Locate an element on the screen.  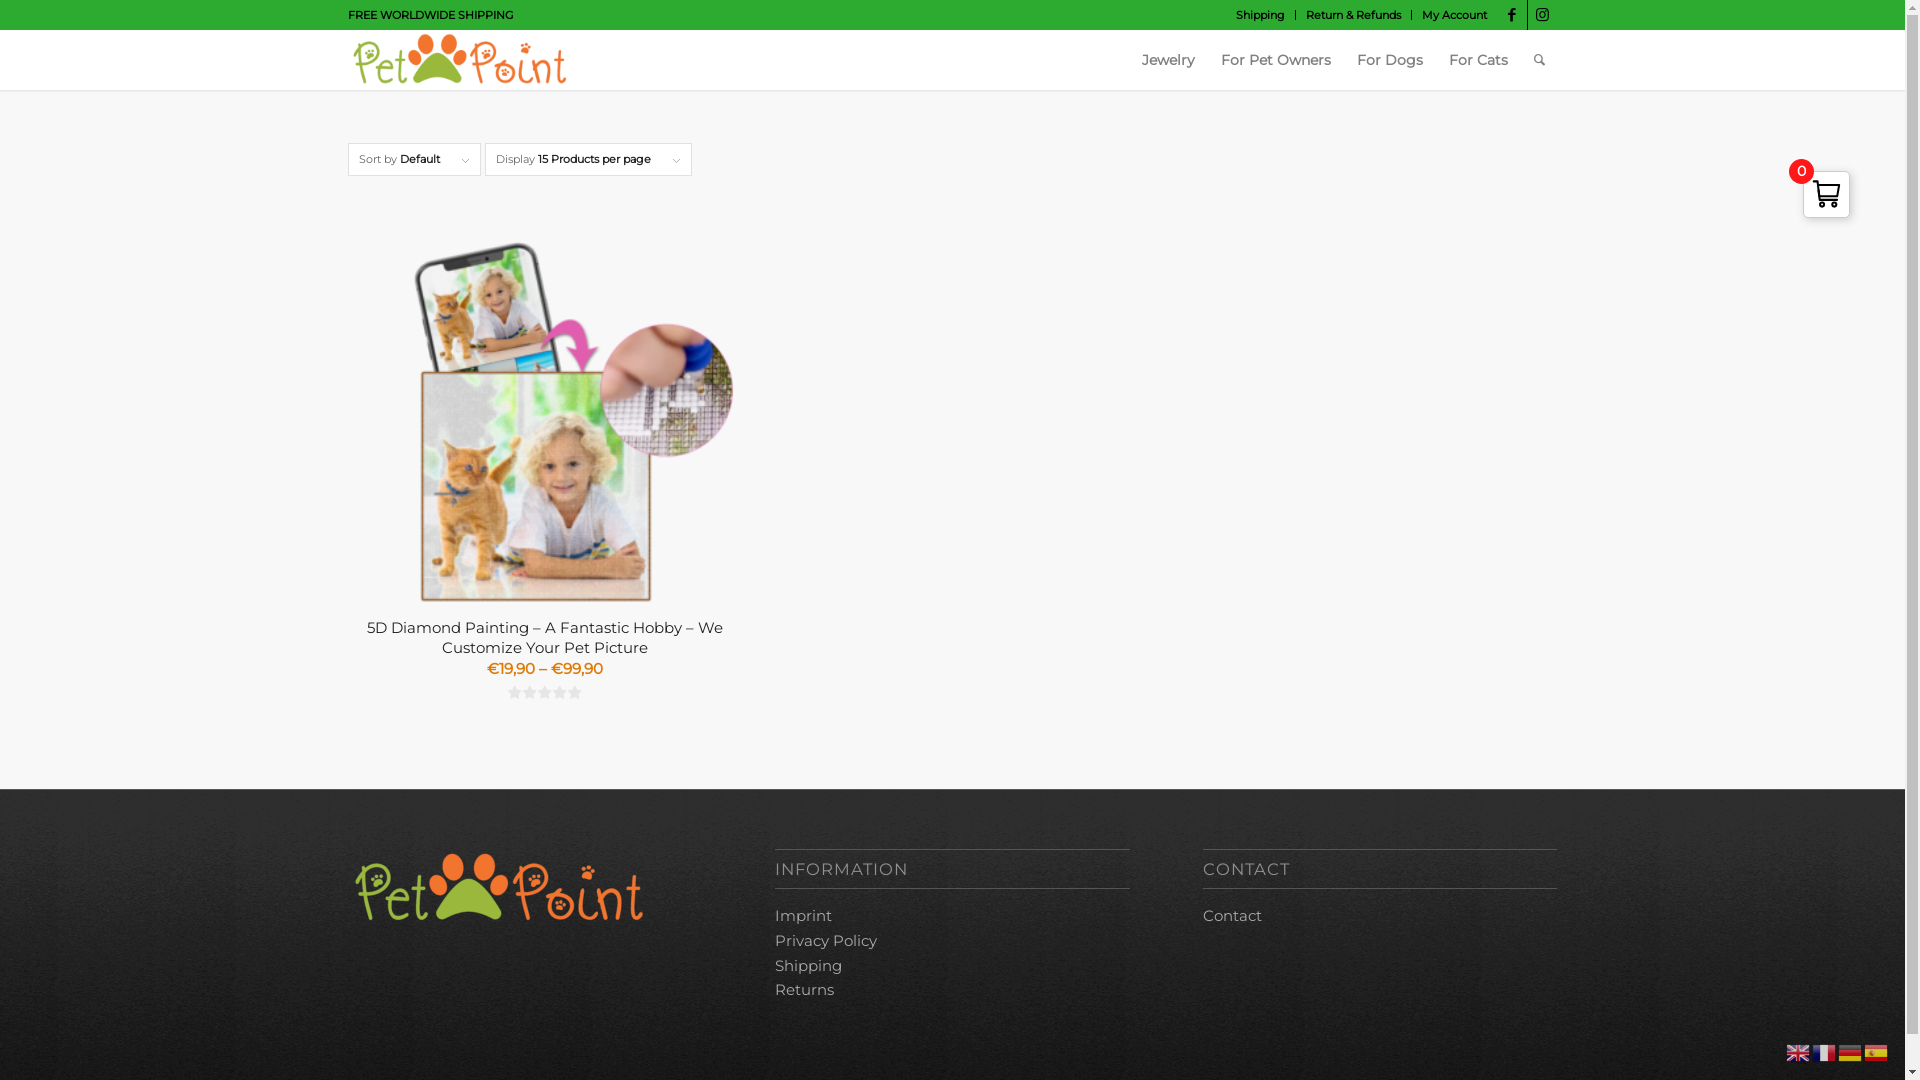
'For Cats' is located at coordinates (1434, 59).